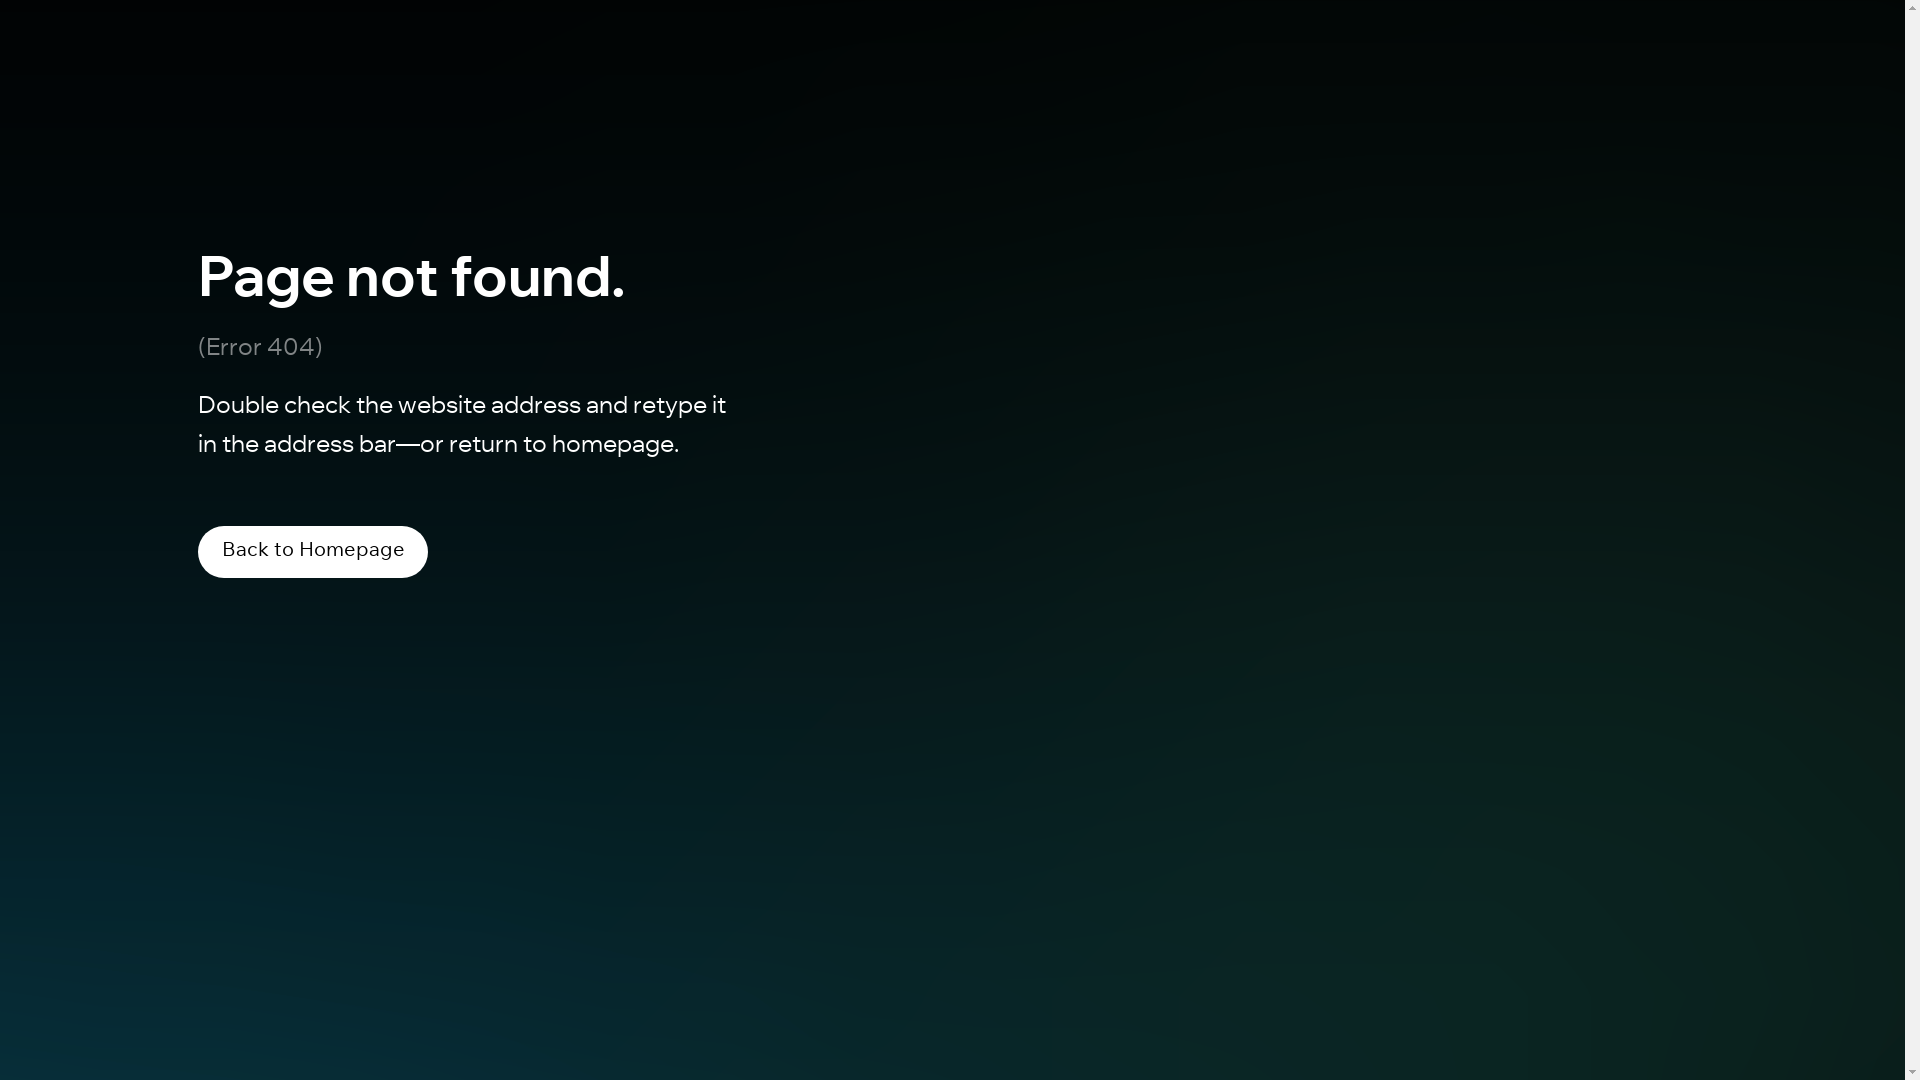  Describe the element at coordinates (311, 551) in the screenshot. I see `'Back to Homepage'` at that location.